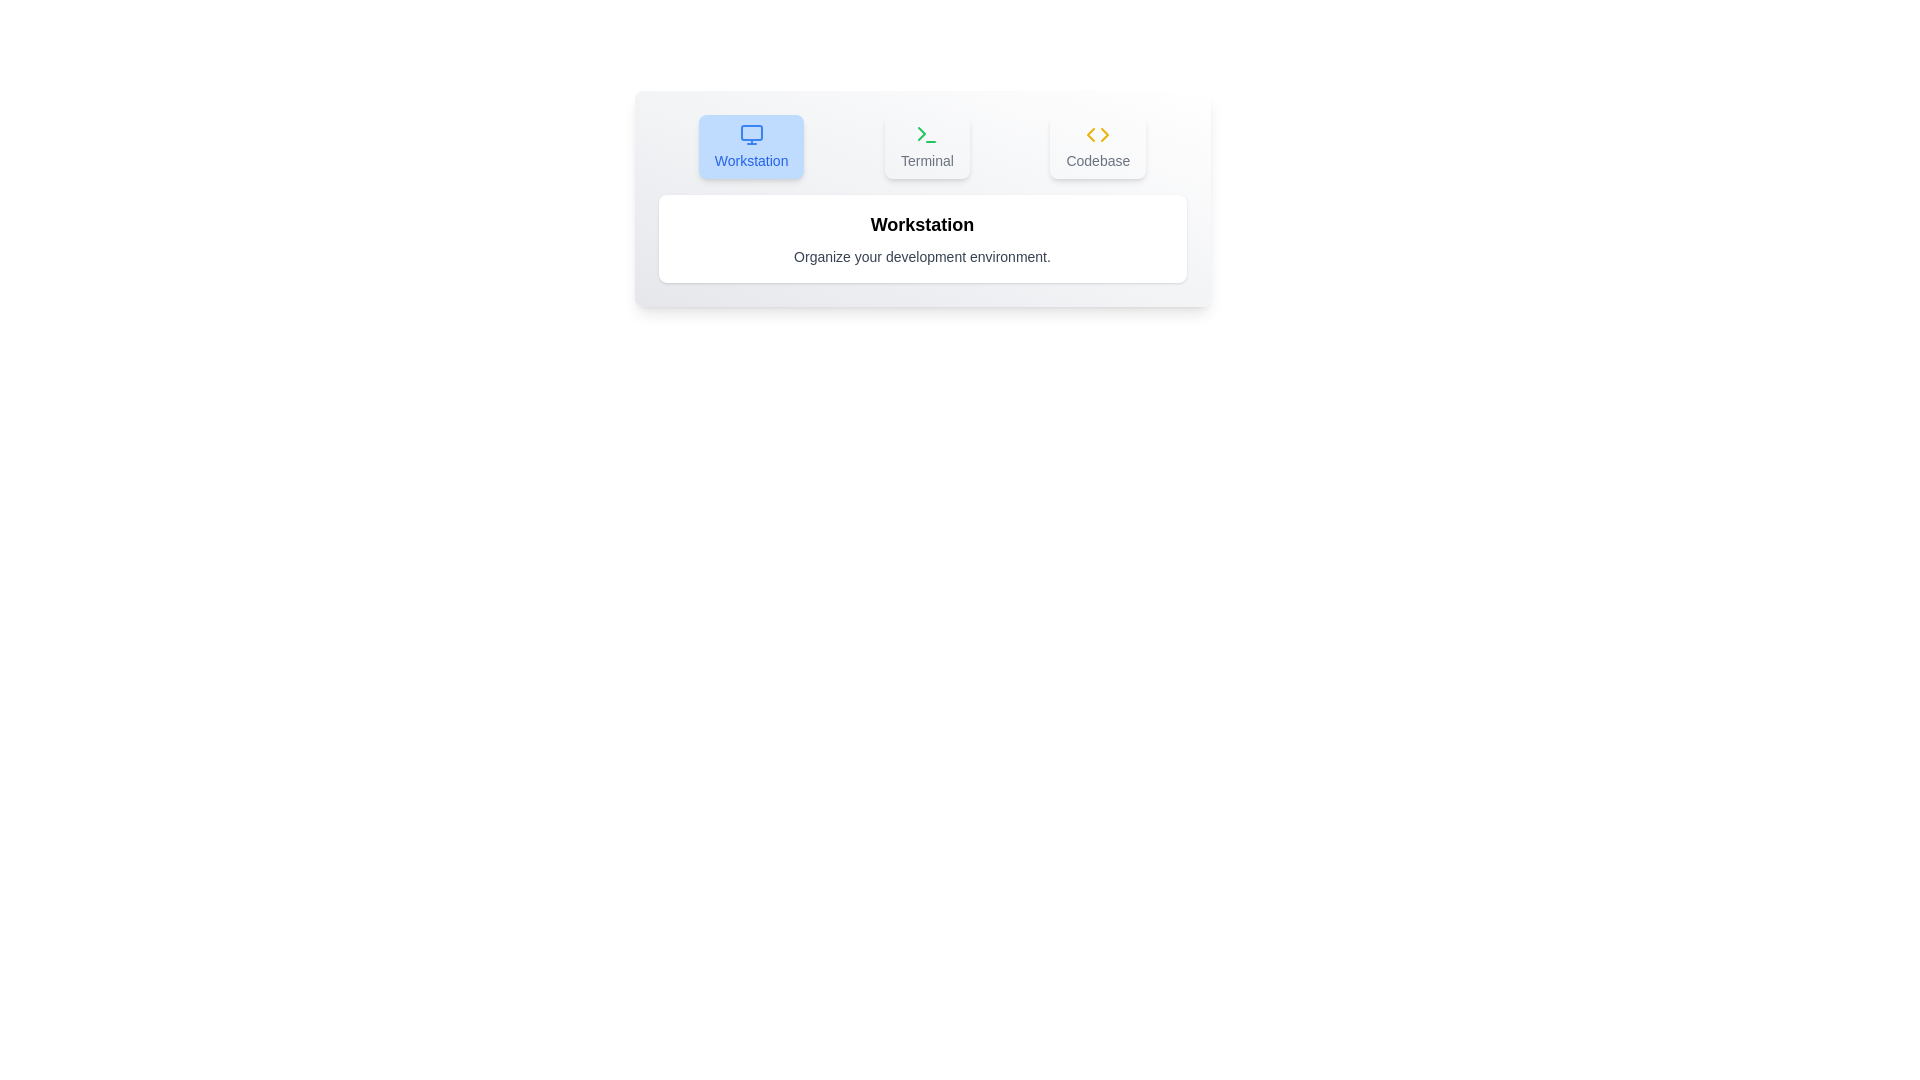  I want to click on the tab titled Codebase to examine its title and description, so click(1097, 145).